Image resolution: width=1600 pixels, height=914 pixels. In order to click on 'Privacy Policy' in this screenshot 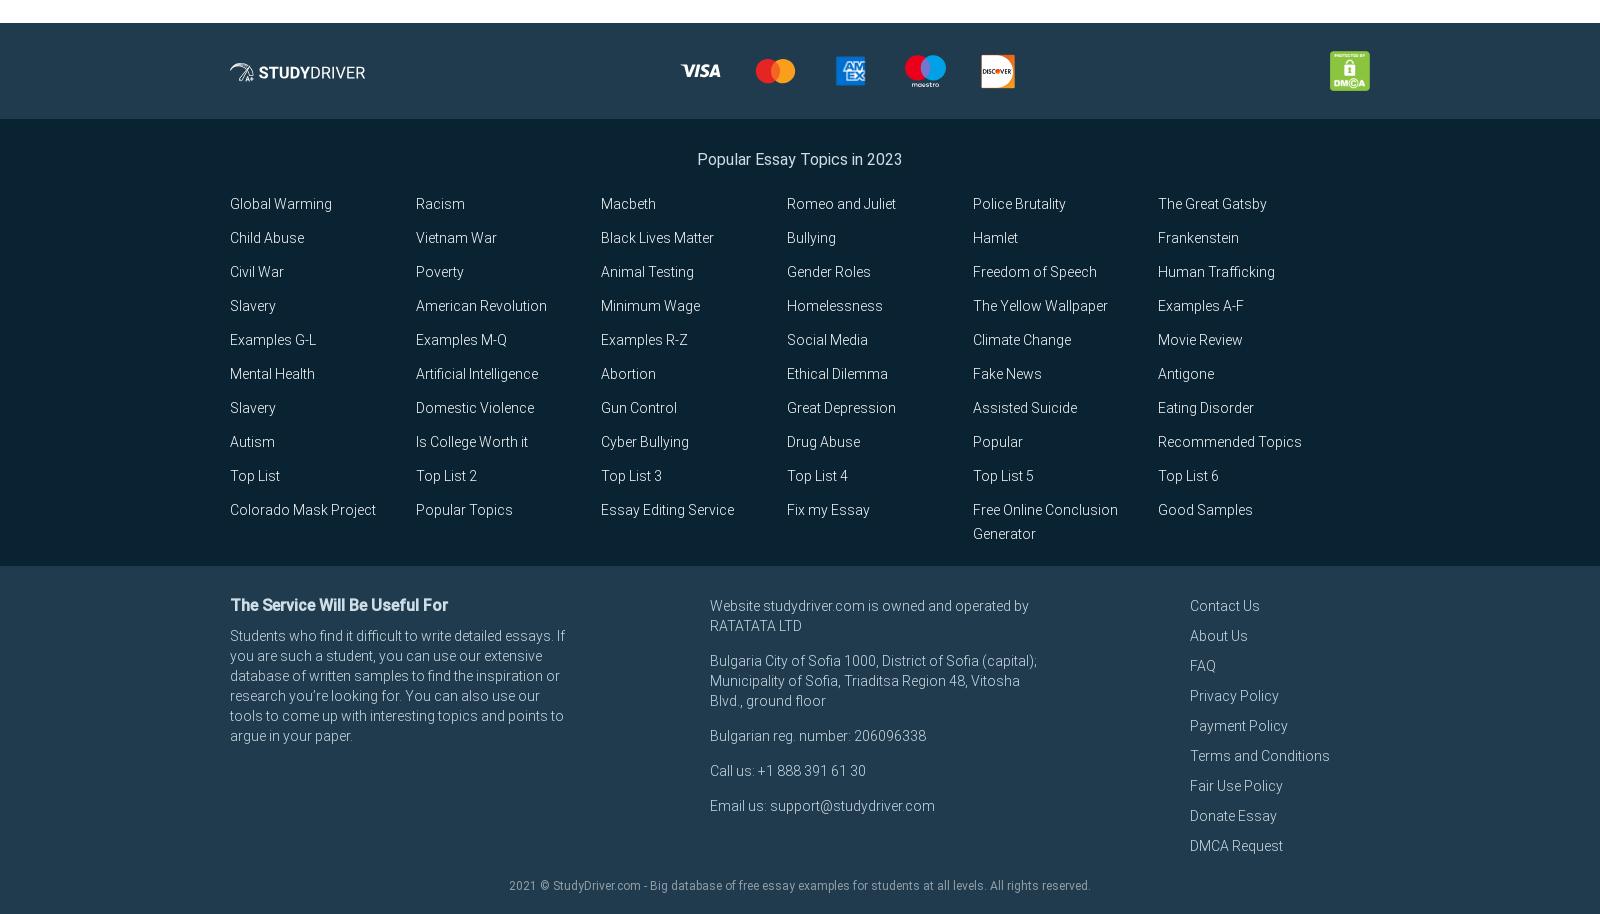, I will do `click(1190, 695)`.